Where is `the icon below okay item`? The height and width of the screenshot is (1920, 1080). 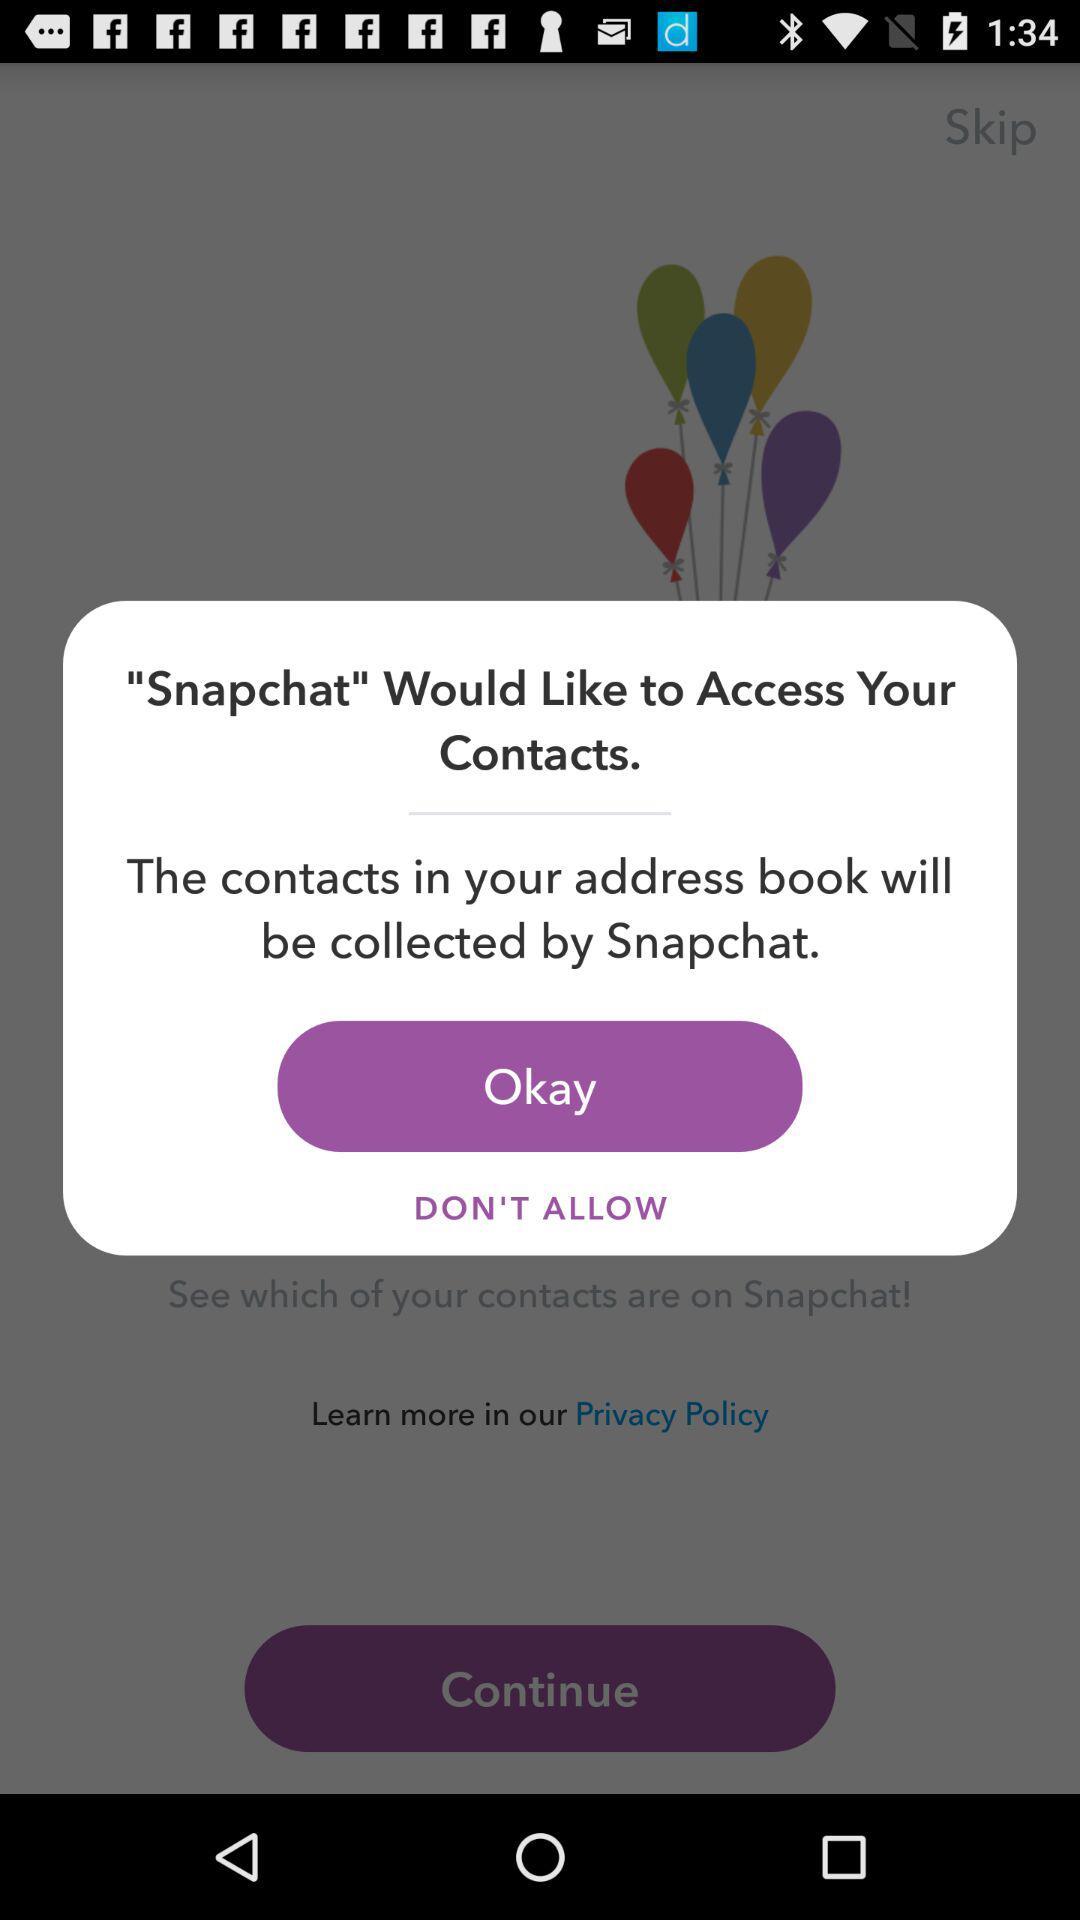
the icon below okay item is located at coordinates (540, 1206).